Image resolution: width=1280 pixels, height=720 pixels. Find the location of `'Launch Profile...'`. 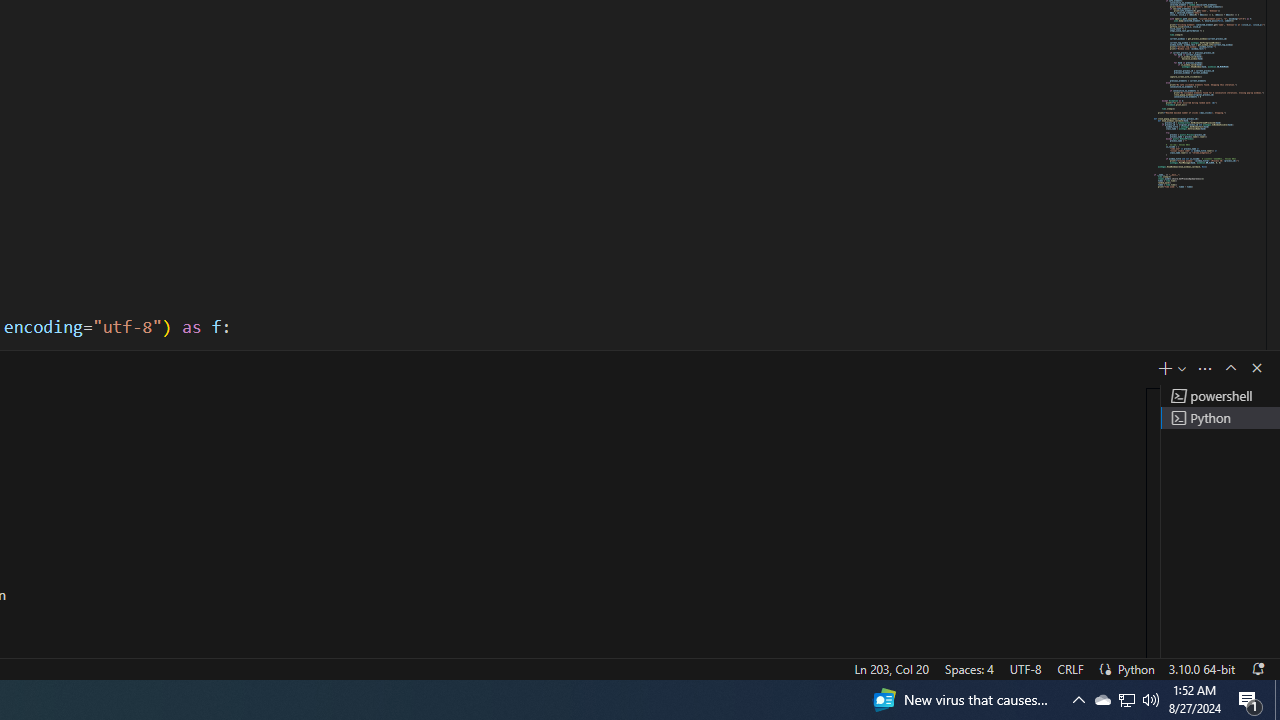

'Launch Profile...' is located at coordinates (1182, 368).